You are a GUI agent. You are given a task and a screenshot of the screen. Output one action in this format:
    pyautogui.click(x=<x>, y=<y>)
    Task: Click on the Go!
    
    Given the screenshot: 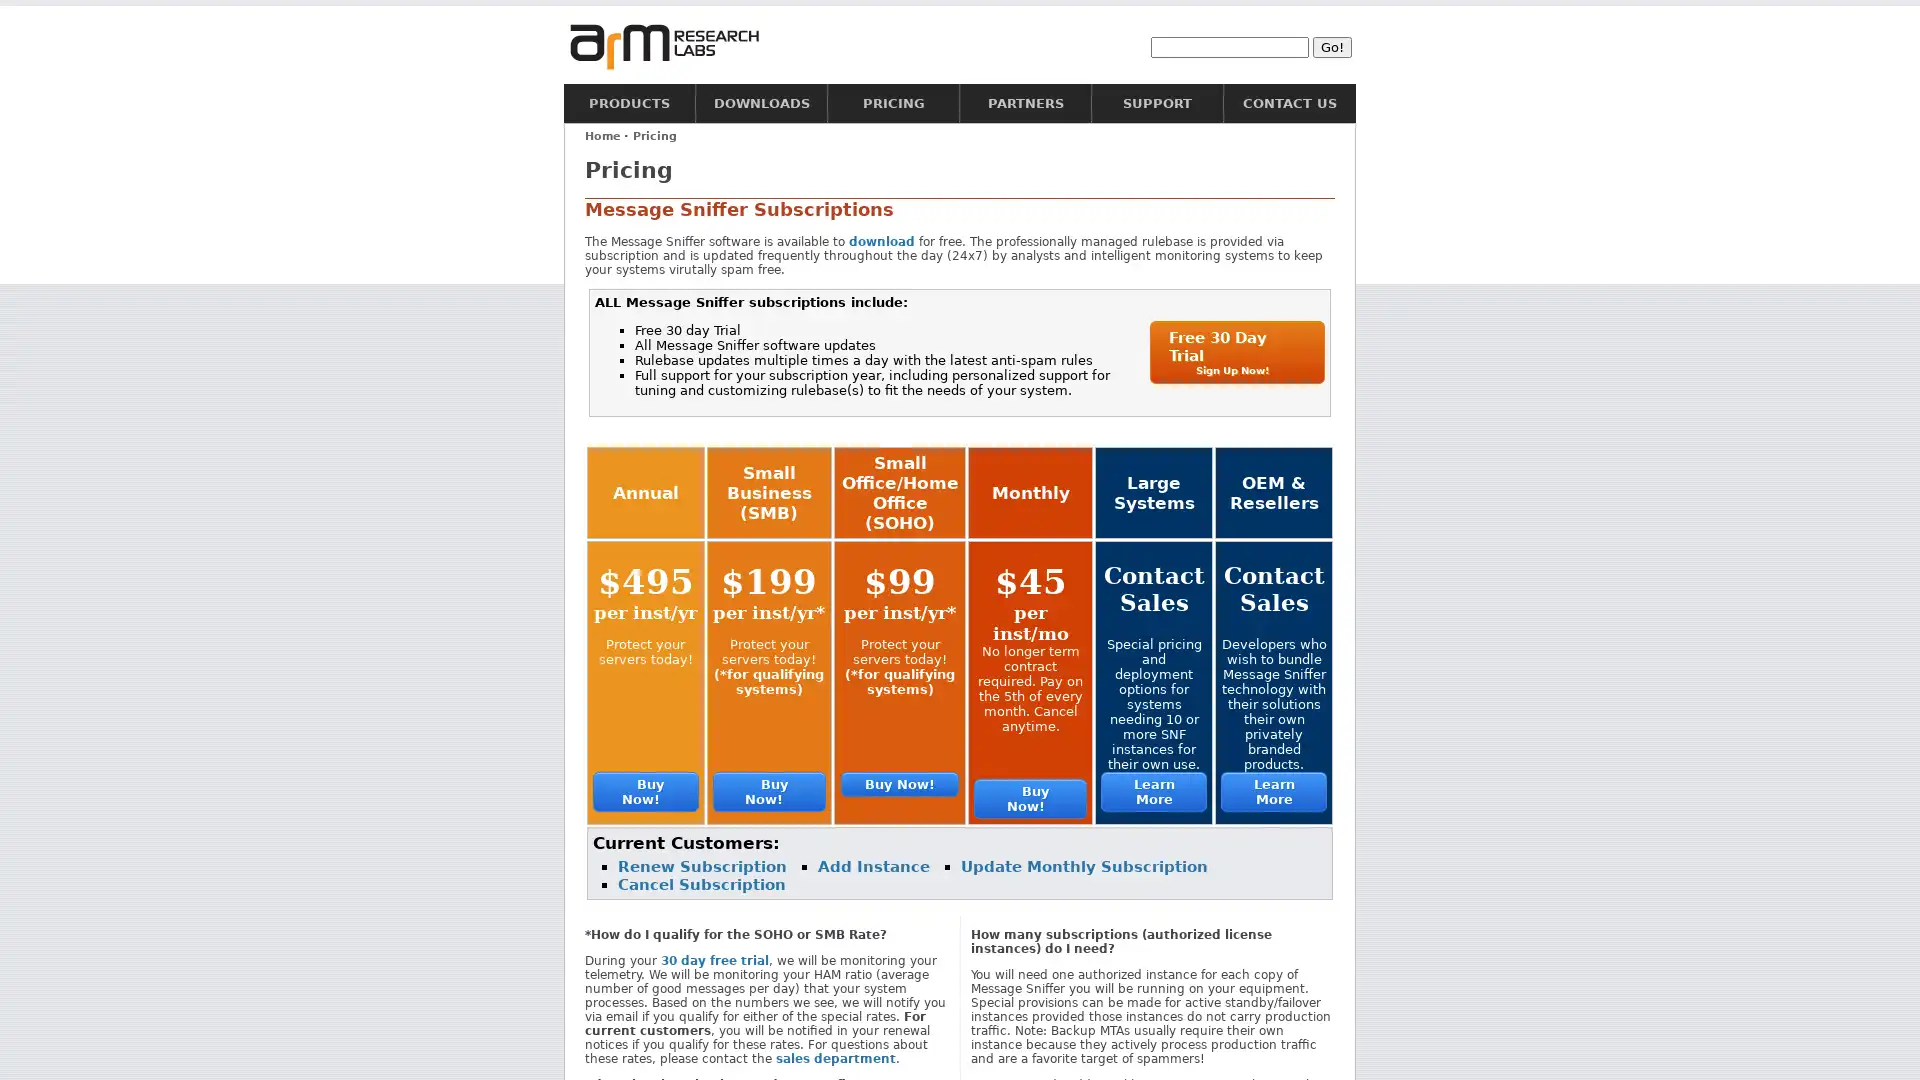 What is the action you would take?
    pyautogui.click(x=1332, y=45)
    